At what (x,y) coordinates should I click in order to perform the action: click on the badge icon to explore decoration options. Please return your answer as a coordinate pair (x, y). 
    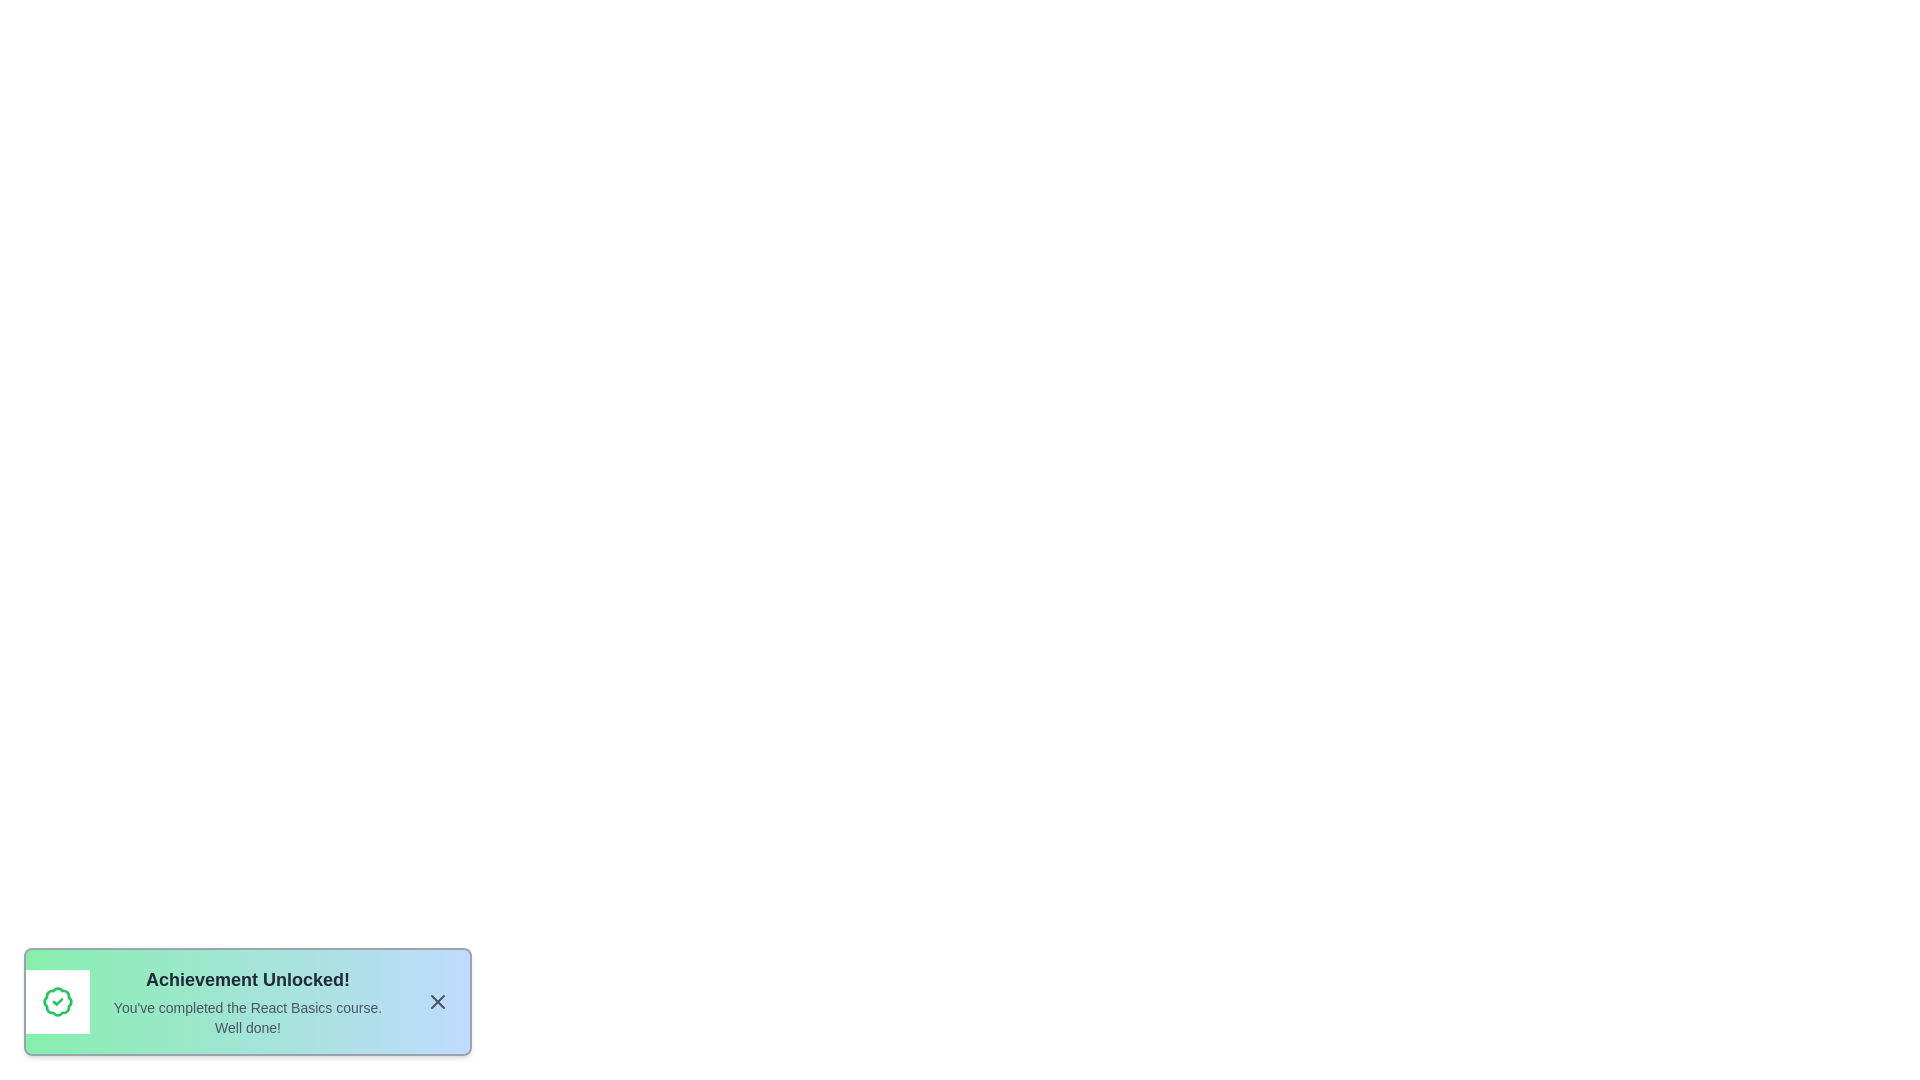
    Looking at the image, I should click on (57, 1002).